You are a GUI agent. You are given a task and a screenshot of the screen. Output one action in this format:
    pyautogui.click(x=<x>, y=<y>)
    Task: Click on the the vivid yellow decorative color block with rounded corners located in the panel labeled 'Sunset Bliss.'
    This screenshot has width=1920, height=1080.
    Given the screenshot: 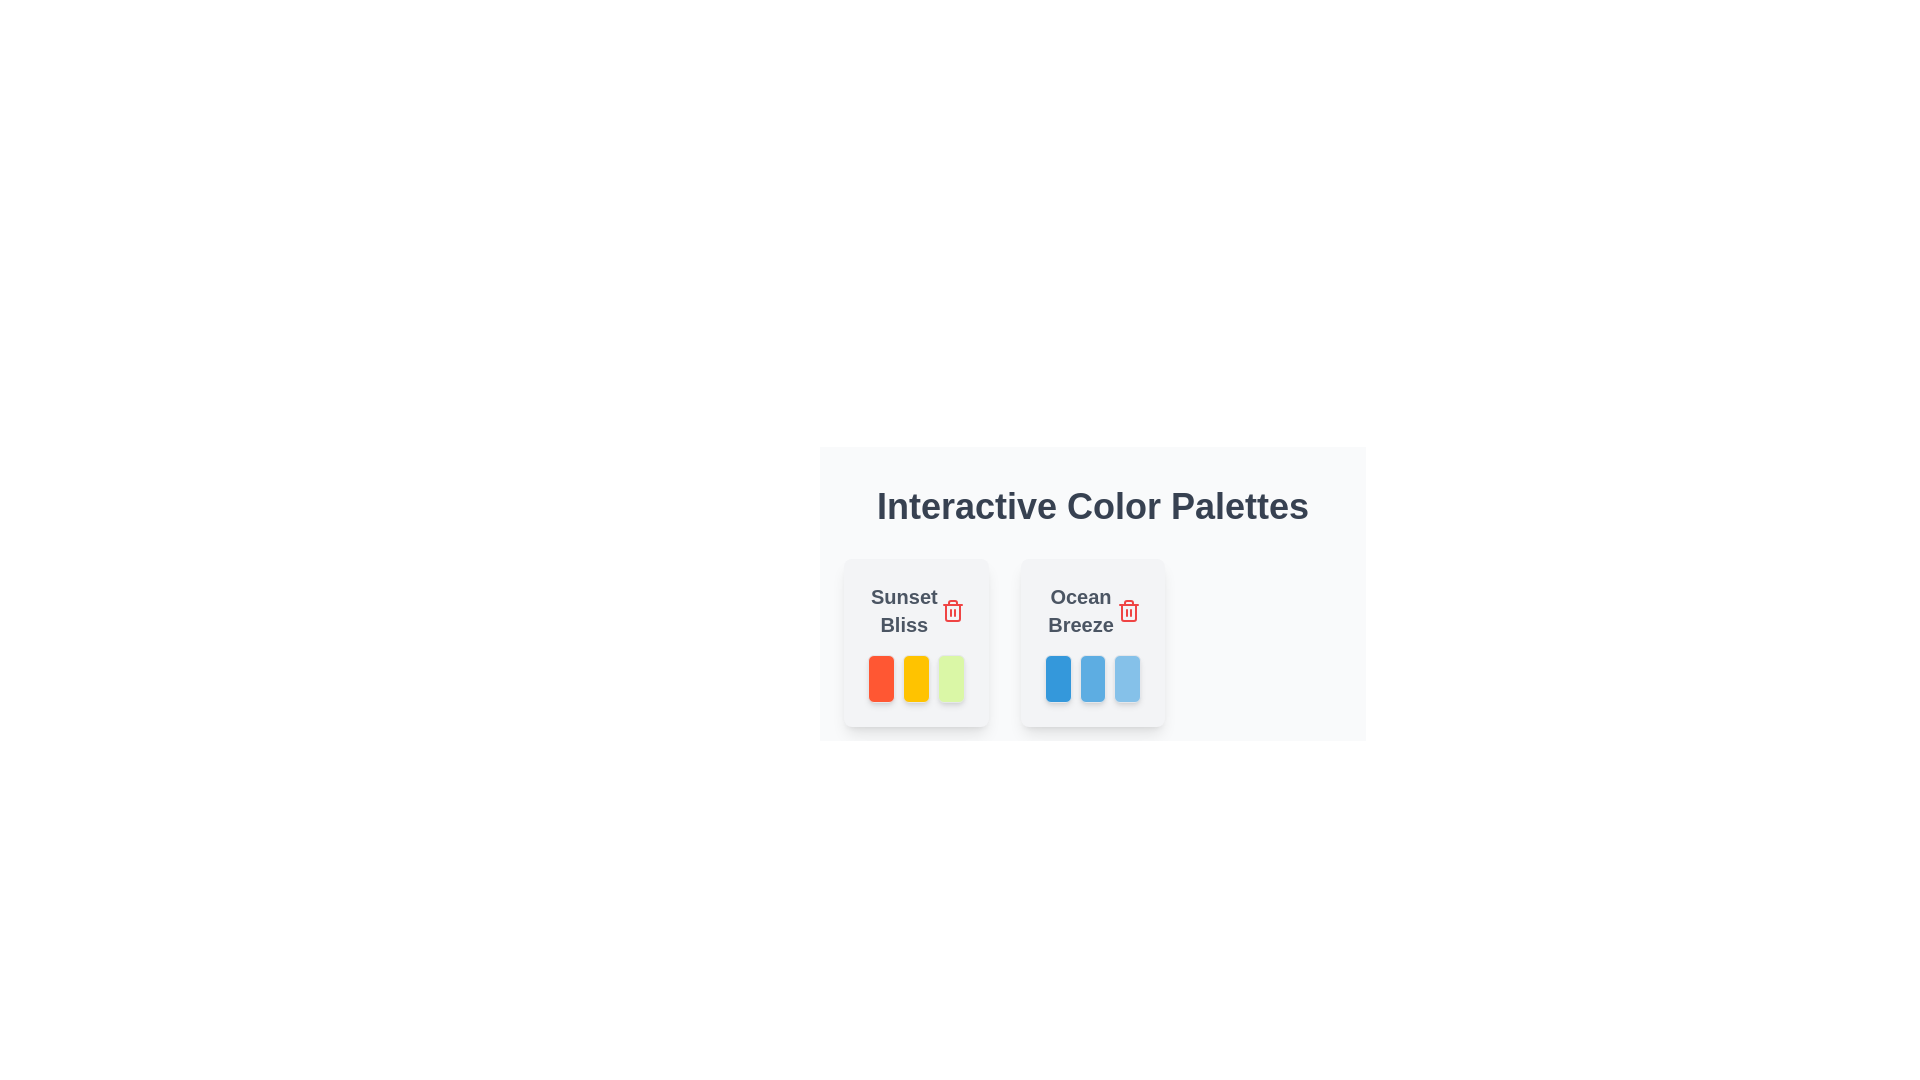 What is the action you would take?
    pyautogui.click(x=915, y=677)
    